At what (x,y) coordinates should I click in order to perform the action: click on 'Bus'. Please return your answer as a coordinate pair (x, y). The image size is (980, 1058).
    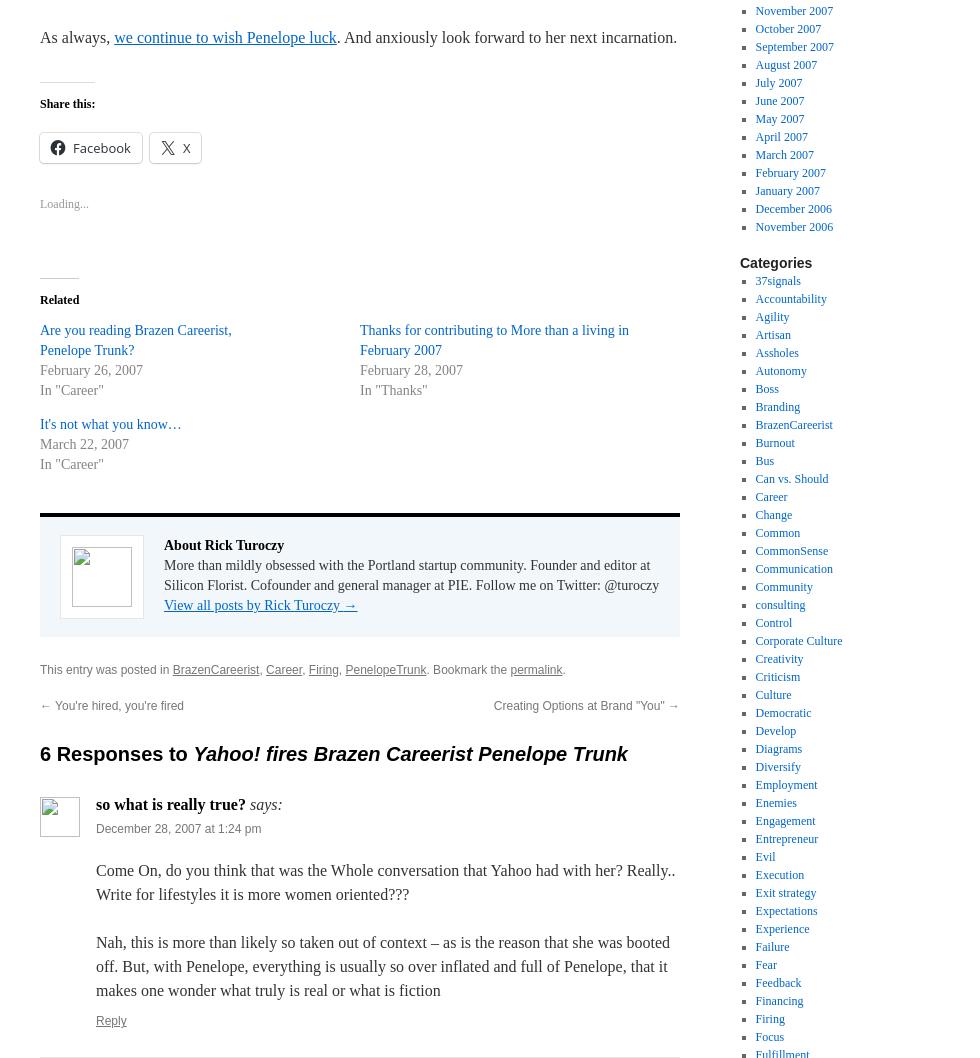
    Looking at the image, I should click on (754, 459).